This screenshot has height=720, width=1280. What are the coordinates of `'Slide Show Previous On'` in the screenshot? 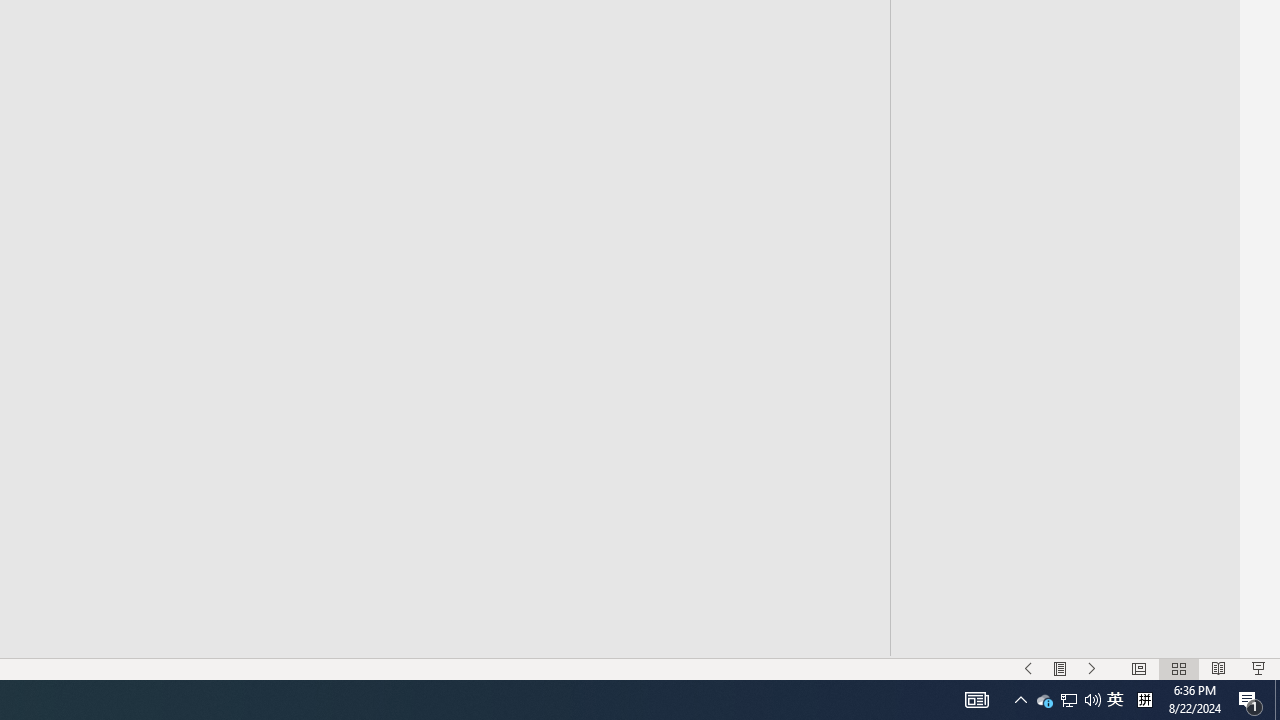 It's located at (1028, 669).